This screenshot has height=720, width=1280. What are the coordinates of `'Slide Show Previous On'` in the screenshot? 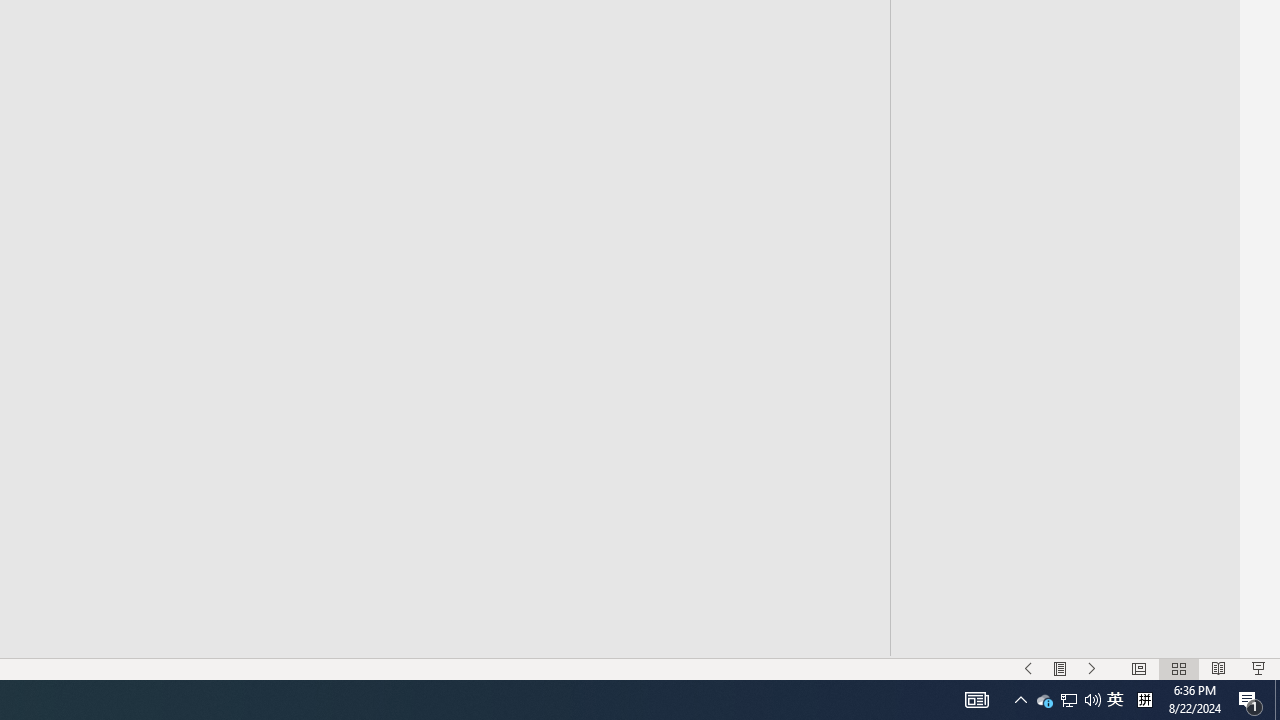 It's located at (1028, 669).